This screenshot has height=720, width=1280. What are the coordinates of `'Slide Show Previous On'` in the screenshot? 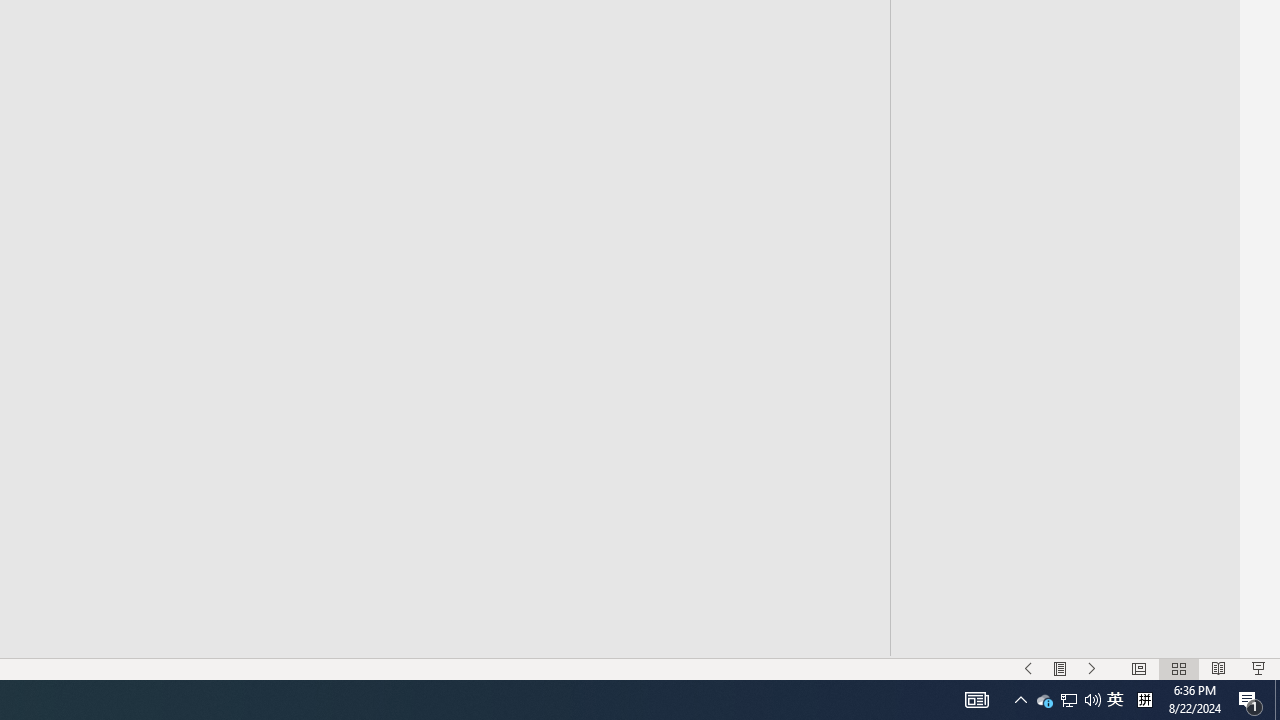 It's located at (1028, 669).